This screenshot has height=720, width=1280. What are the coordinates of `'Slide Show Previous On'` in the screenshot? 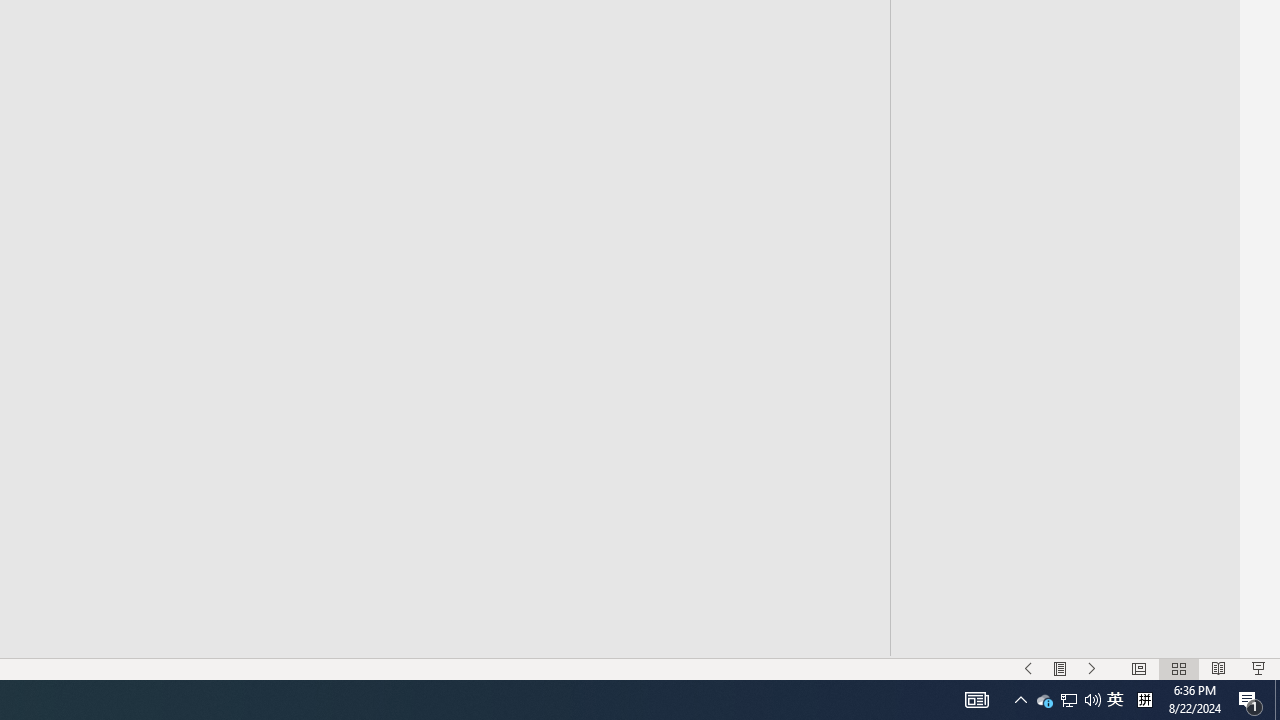 It's located at (1028, 669).